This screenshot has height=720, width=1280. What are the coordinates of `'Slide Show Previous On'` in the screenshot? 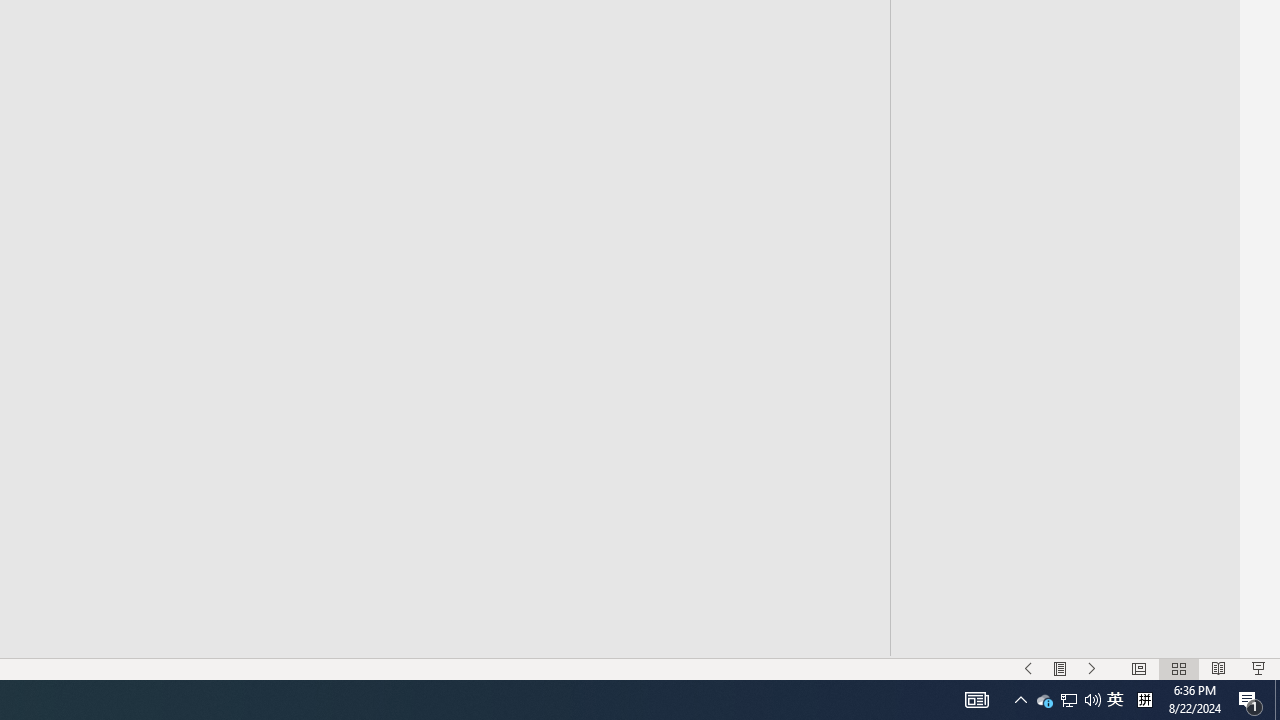 It's located at (1028, 669).